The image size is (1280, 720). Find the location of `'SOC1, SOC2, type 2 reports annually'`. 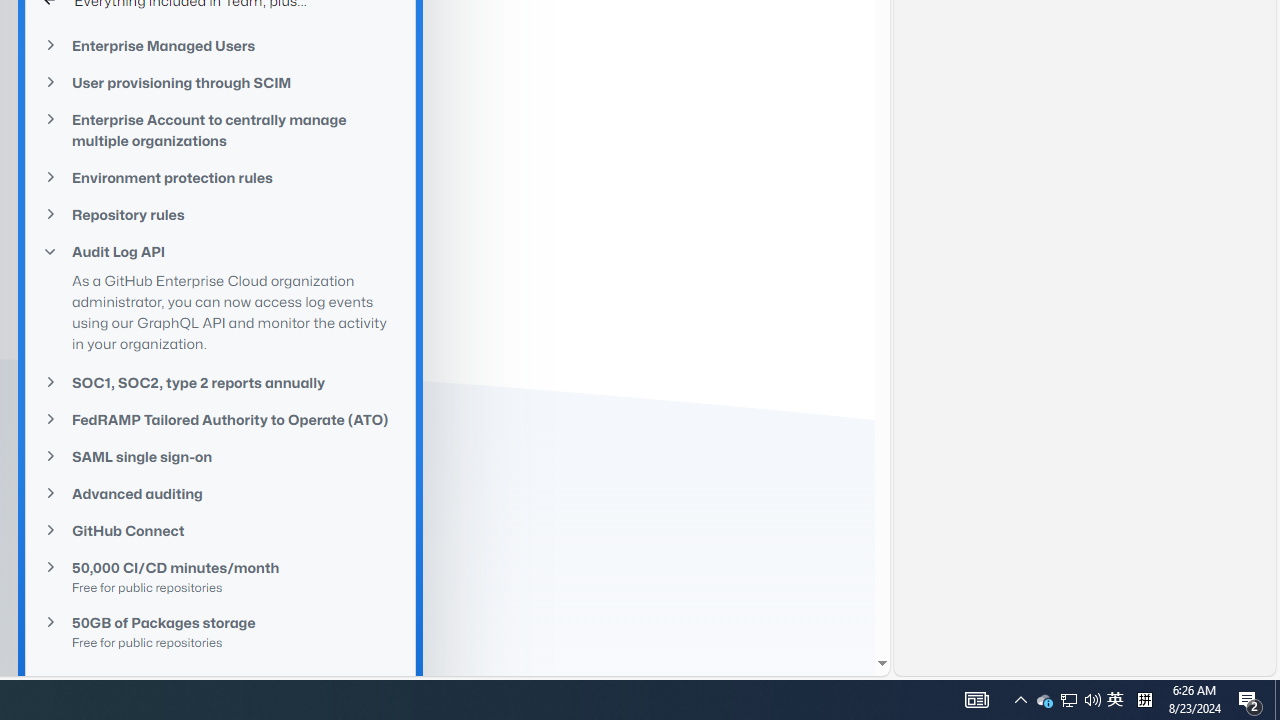

'SOC1, SOC2, type 2 reports annually' is located at coordinates (220, 382).